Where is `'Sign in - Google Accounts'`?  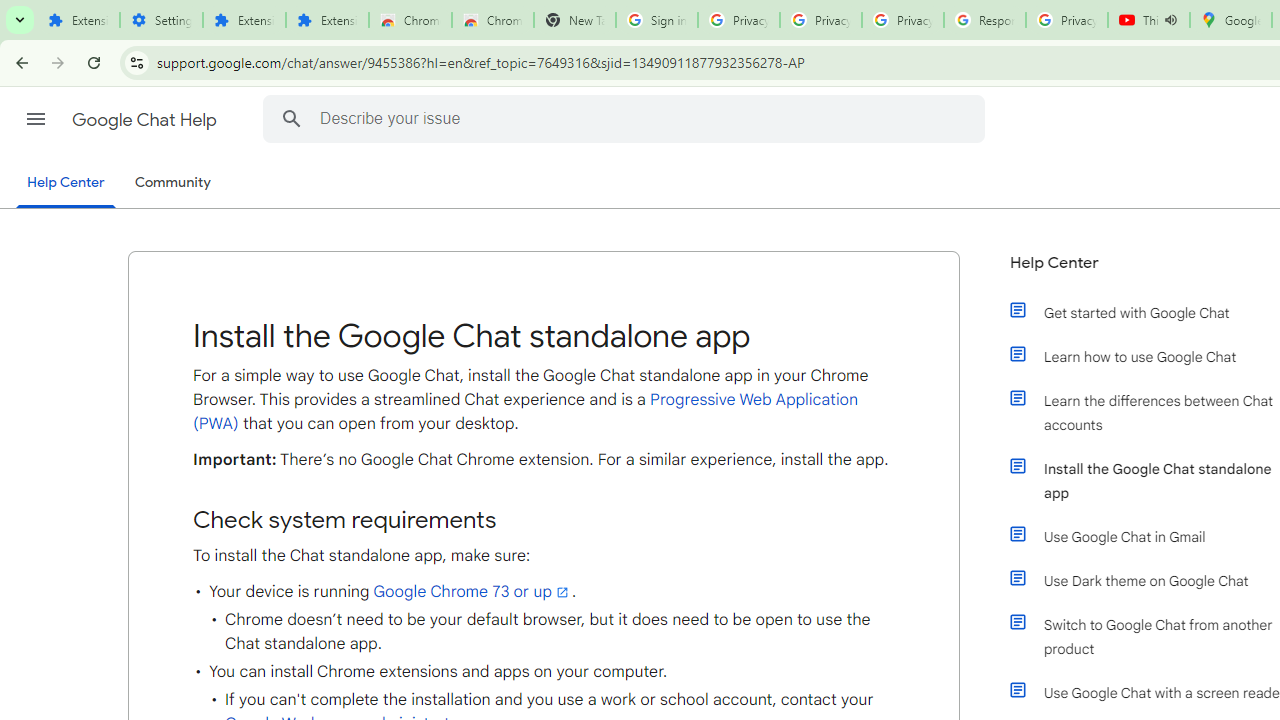 'Sign in - Google Accounts' is located at coordinates (656, 20).